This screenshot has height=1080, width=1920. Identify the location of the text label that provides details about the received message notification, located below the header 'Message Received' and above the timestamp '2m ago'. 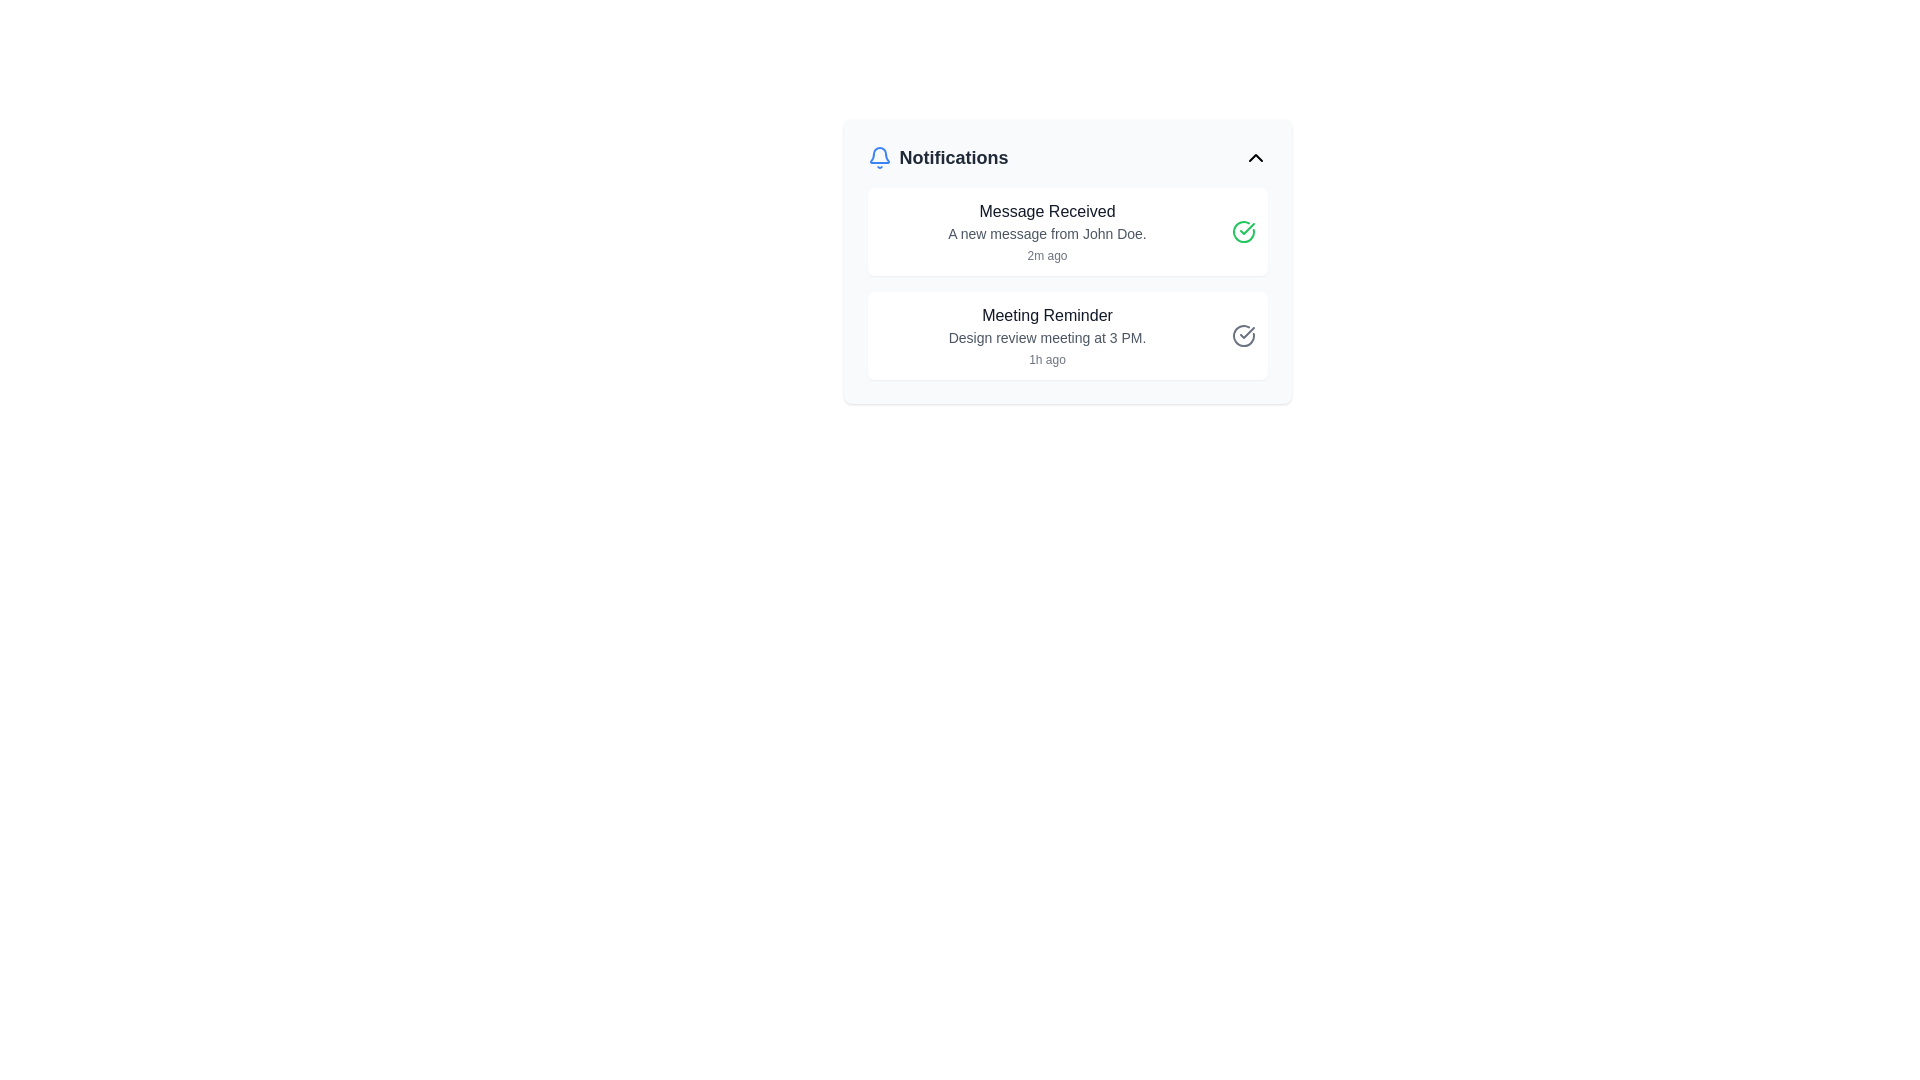
(1046, 233).